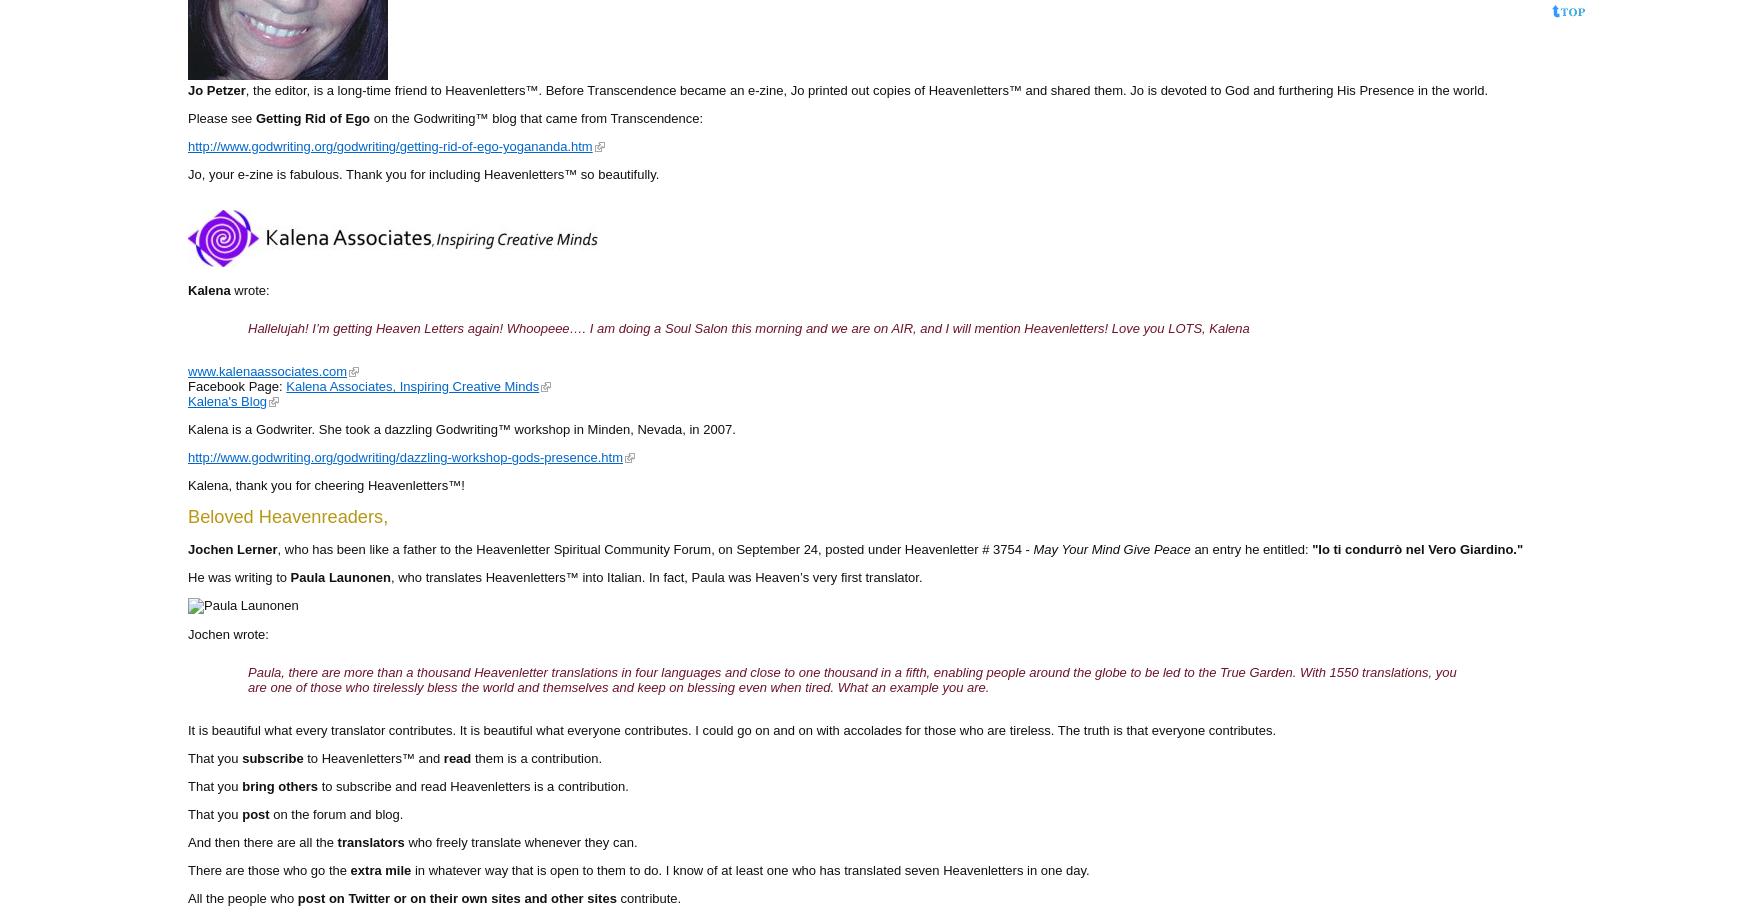 The width and height of the screenshot is (1762, 919). I want to click on 'translators', so click(370, 840).